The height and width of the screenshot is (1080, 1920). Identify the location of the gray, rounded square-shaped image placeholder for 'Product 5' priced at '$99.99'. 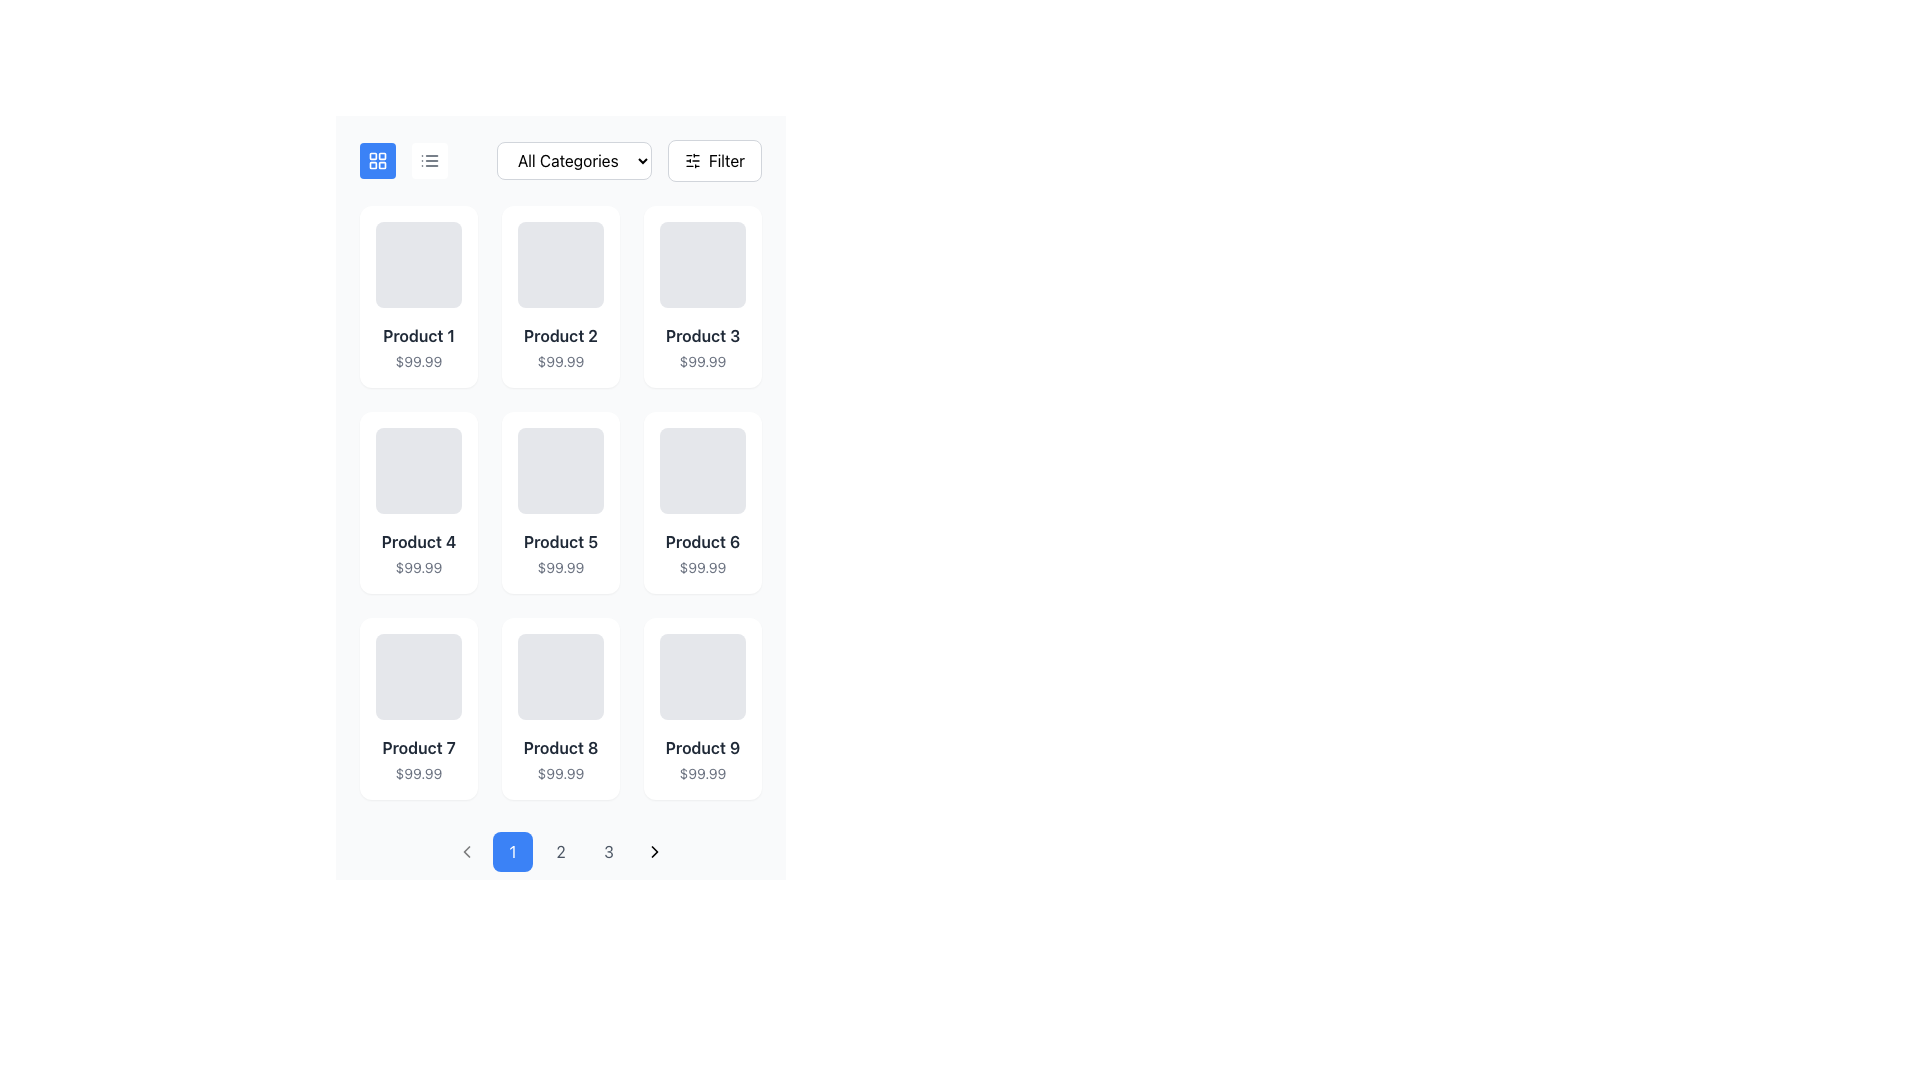
(560, 470).